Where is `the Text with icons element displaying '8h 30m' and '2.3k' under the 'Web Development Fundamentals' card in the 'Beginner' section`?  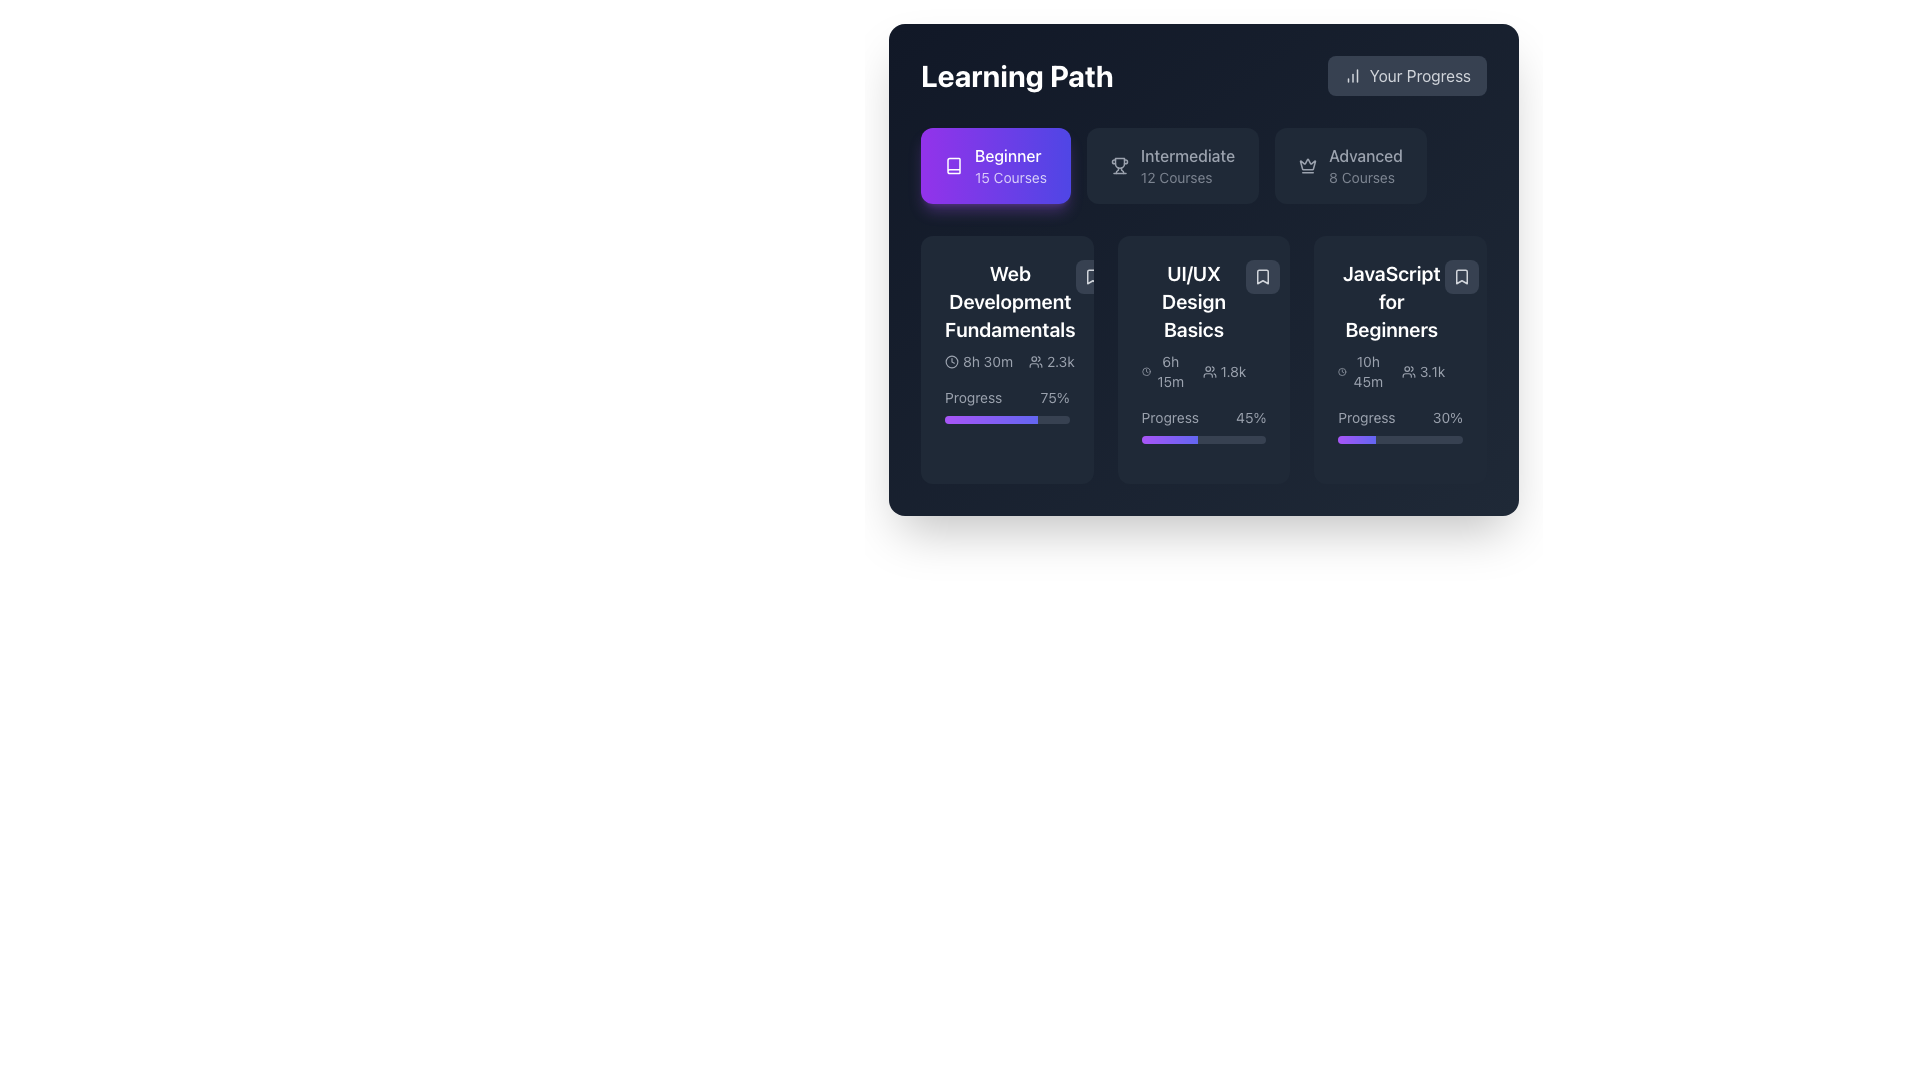
the Text with icons element displaying '8h 30m' and '2.3k' under the 'Web Development Fundamentals' card in the 'Beginner' section is located at coordinates (1010, 362).